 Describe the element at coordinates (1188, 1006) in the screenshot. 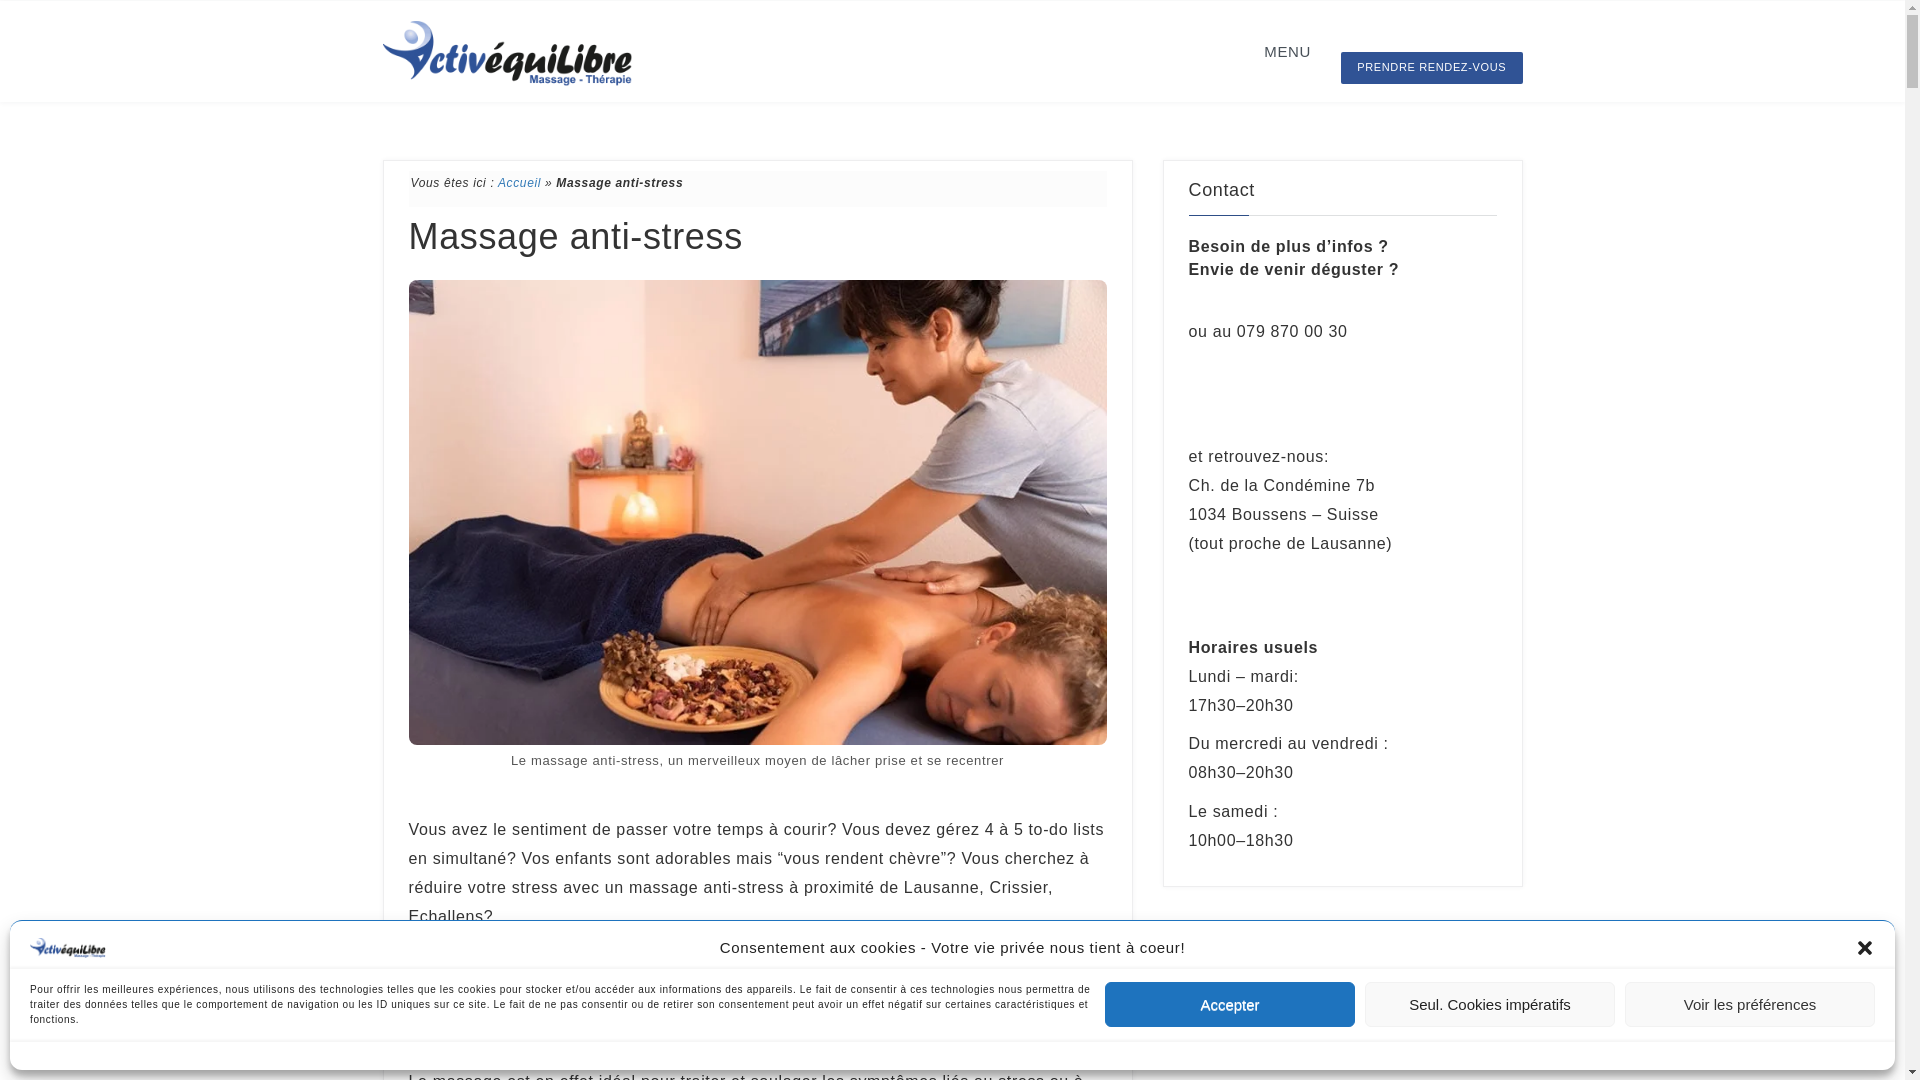

I see `'Rechercher'` at that location.